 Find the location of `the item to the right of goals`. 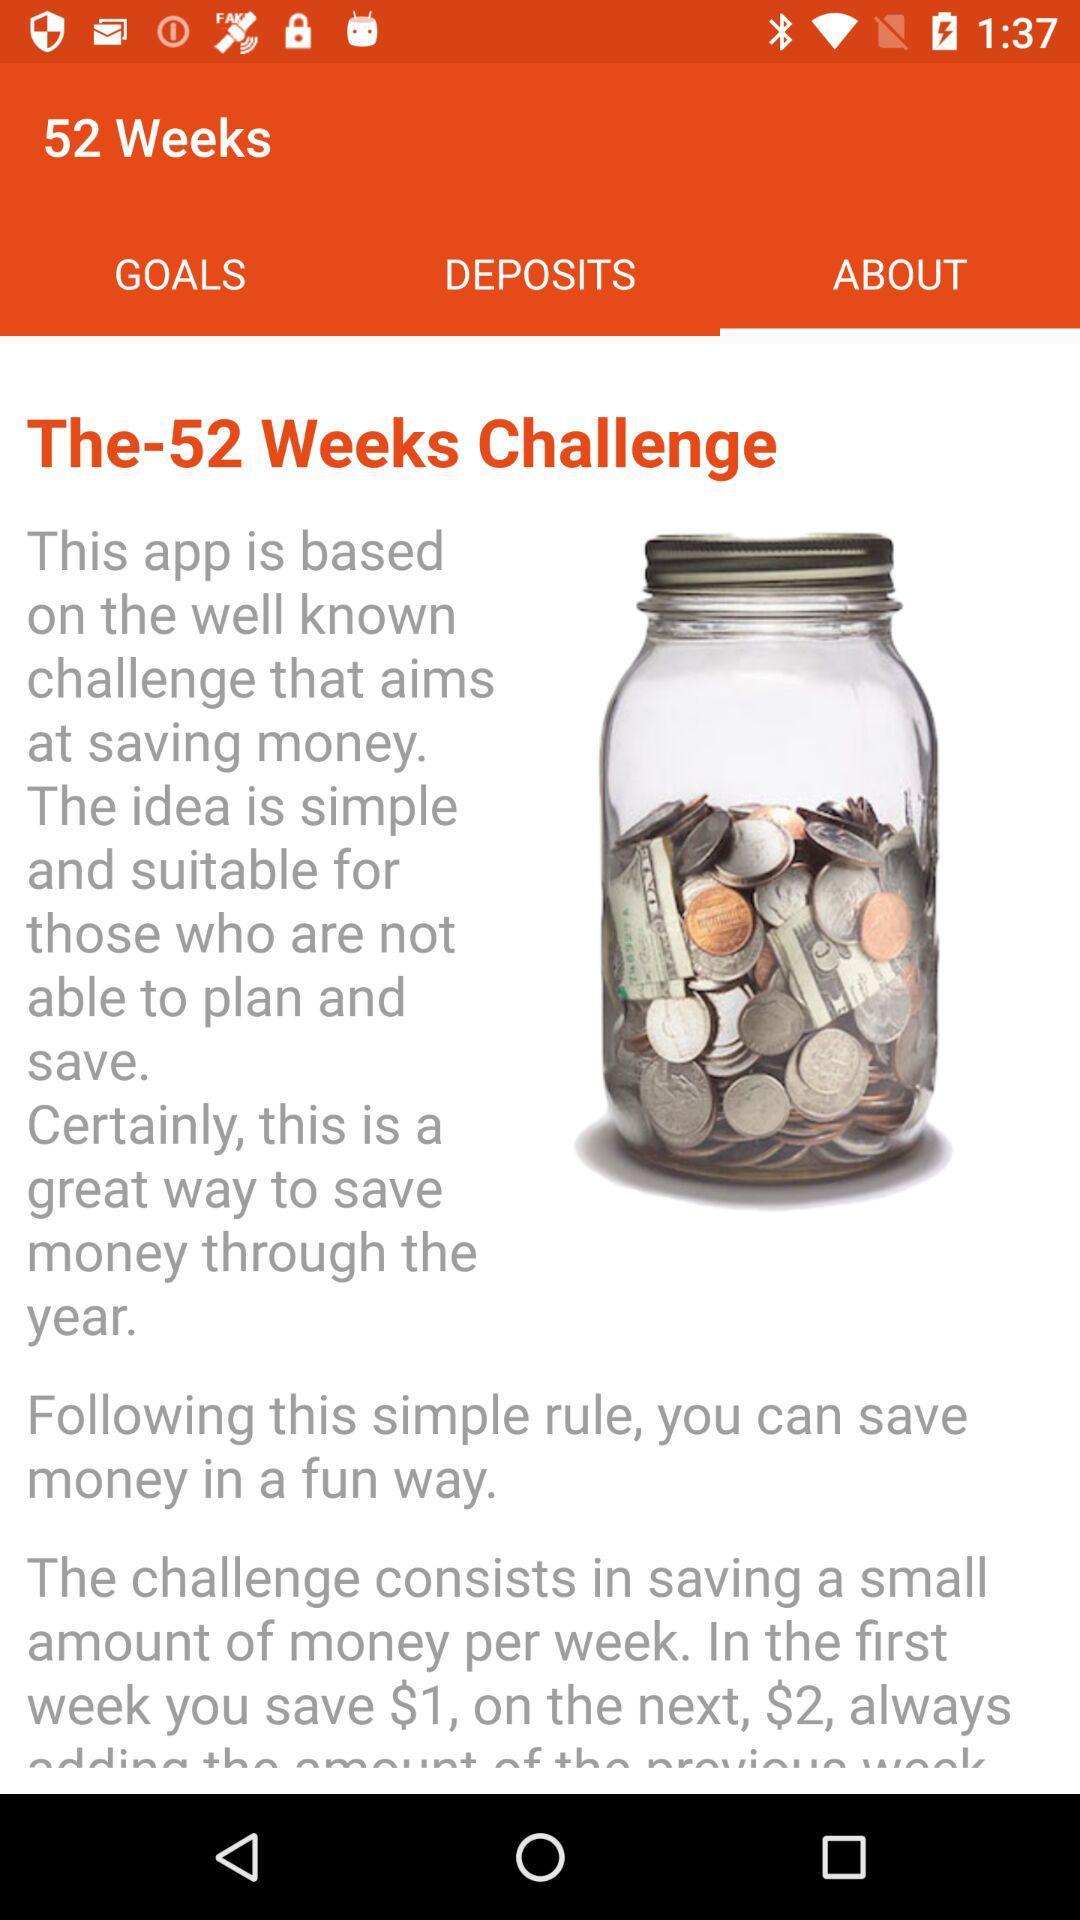

the item to the right of goals is located at coordinates (540, 272).